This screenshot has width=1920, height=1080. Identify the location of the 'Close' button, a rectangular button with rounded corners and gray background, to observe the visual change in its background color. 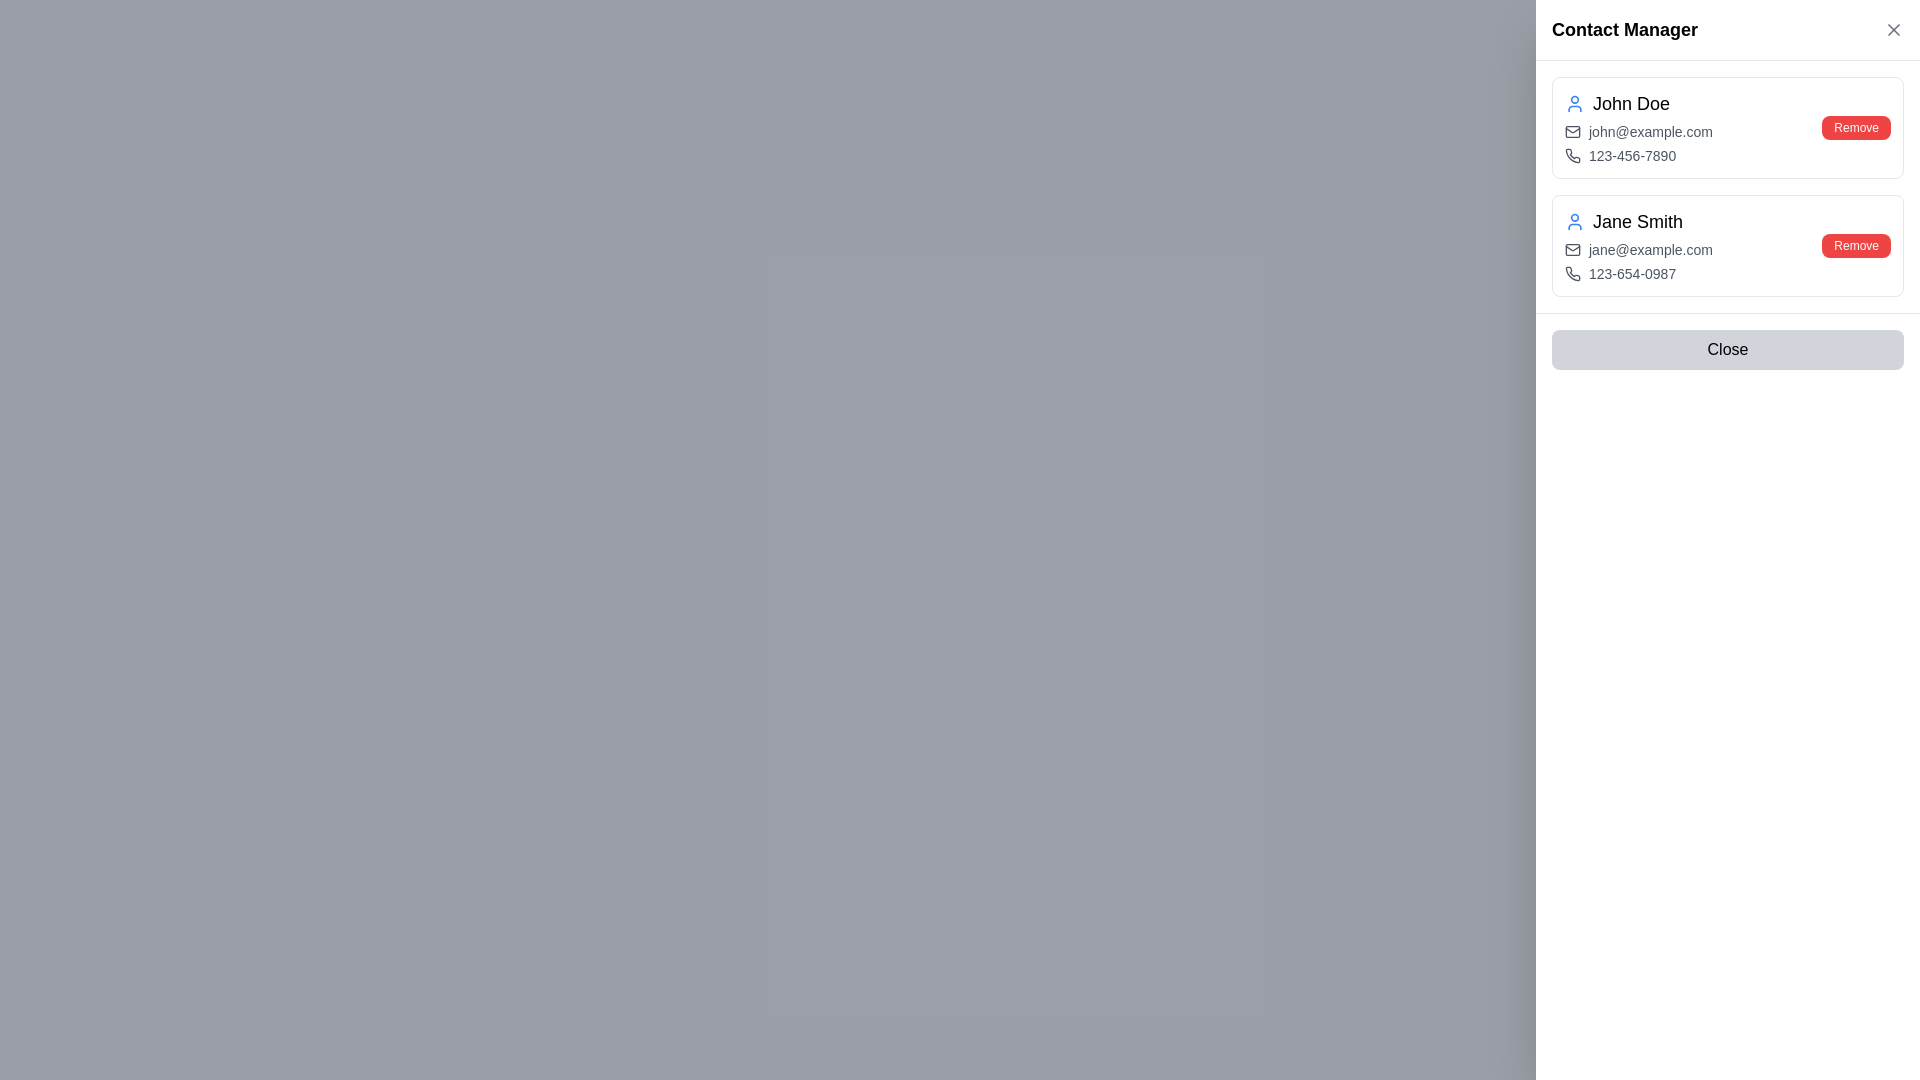
(1727, 349).